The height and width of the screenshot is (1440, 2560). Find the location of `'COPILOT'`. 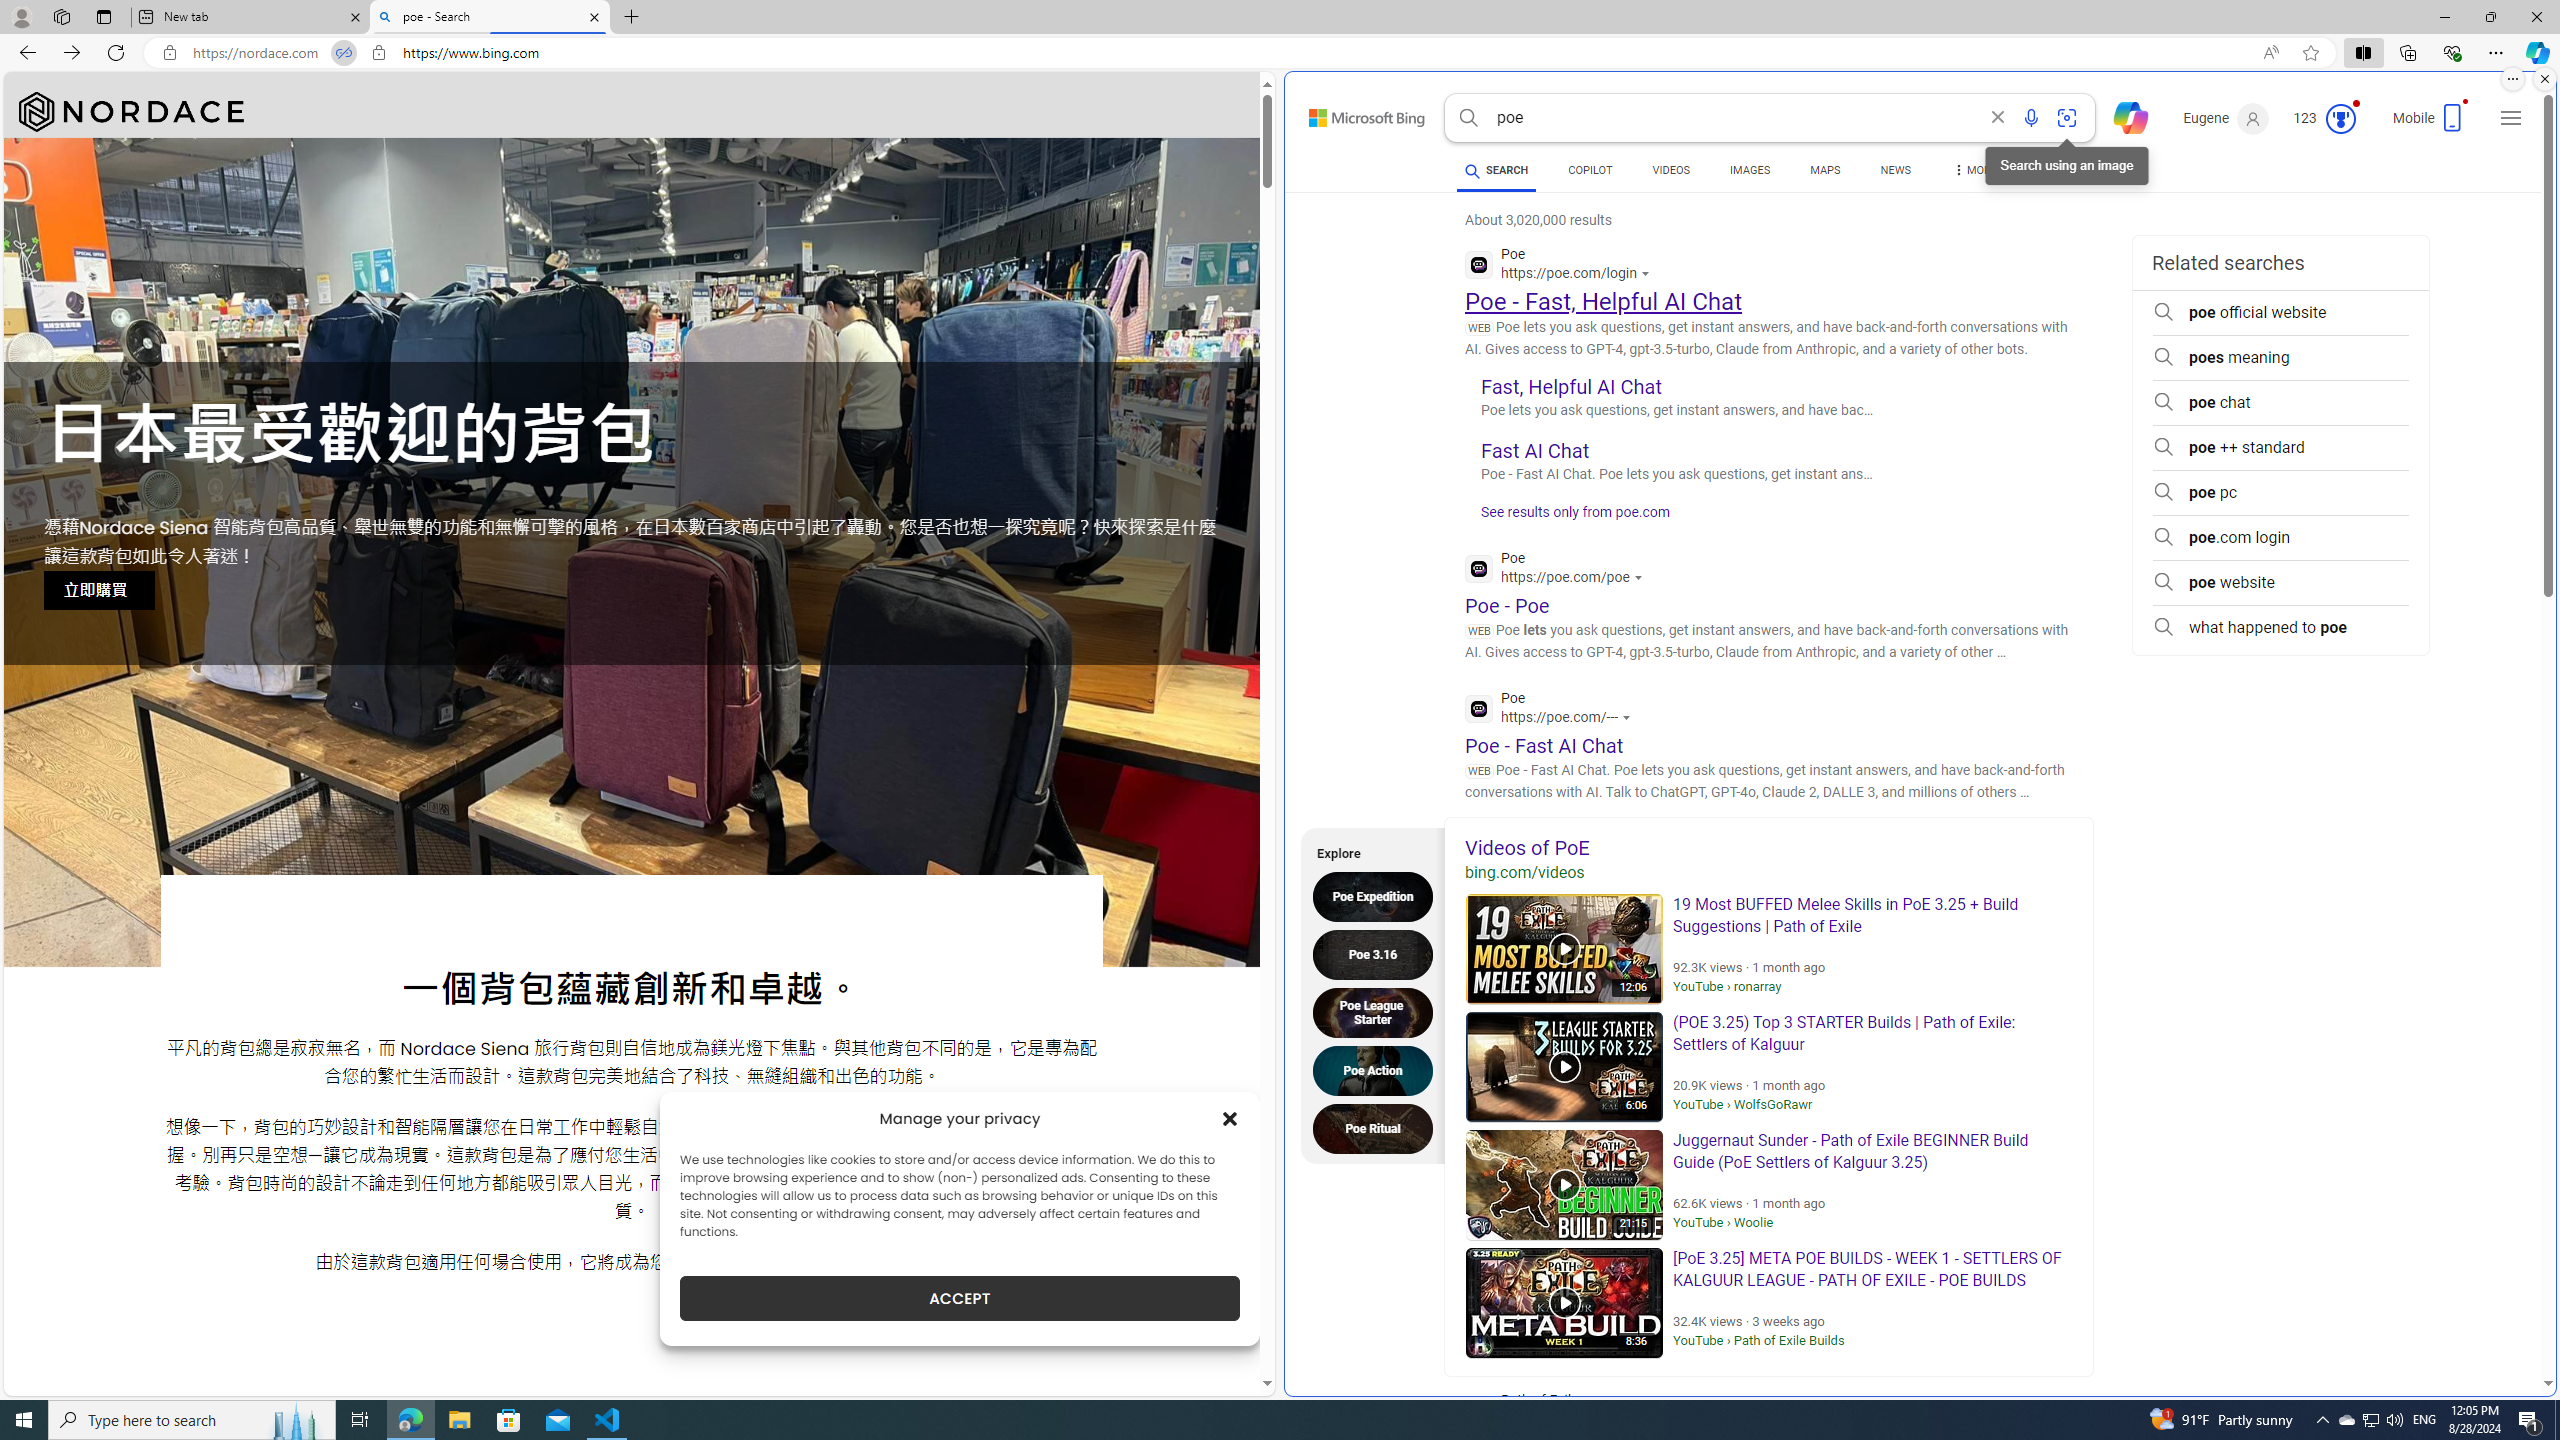

'COPILOT' is located at coordinates (1589, 172).